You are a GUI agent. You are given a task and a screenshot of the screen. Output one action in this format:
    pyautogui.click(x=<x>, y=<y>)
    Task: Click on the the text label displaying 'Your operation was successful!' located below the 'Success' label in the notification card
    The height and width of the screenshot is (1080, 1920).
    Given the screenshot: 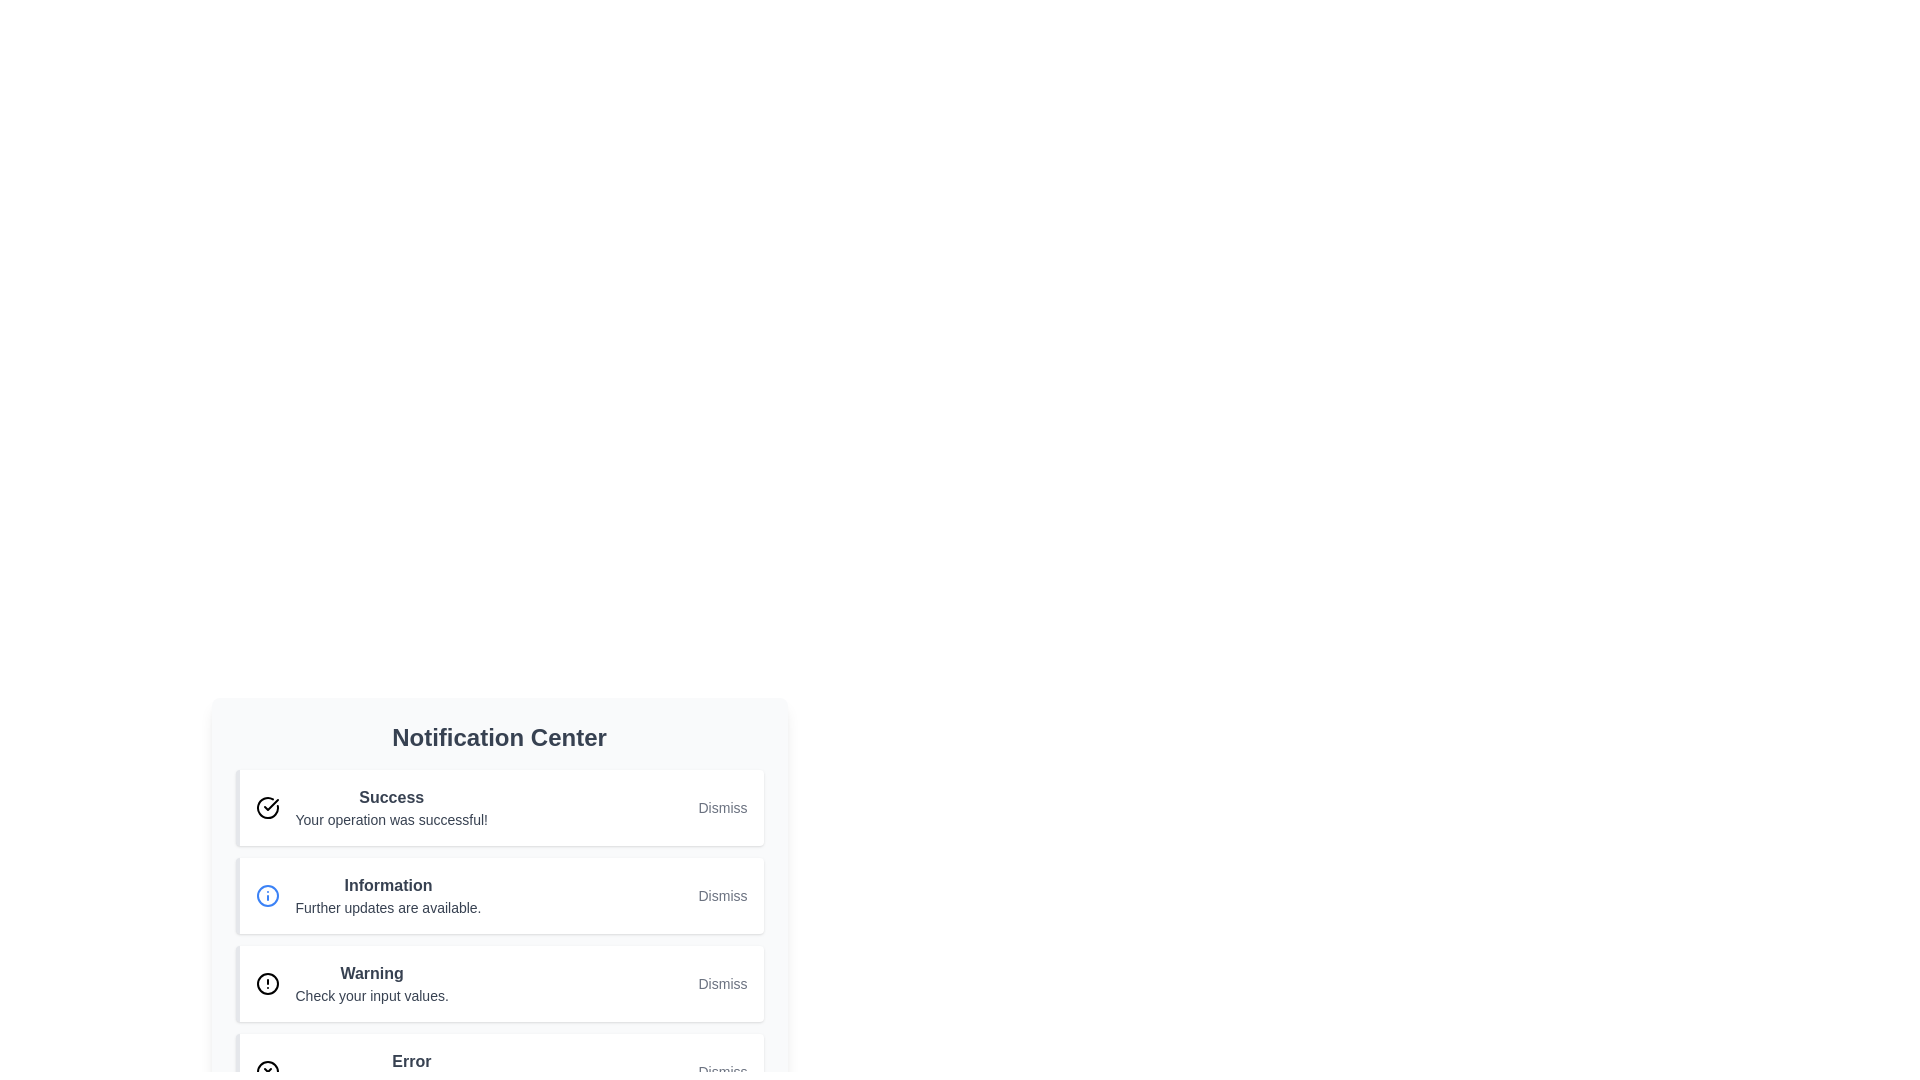 What is the action you would take?
    pyautogui.click(x=391, y=820)
    